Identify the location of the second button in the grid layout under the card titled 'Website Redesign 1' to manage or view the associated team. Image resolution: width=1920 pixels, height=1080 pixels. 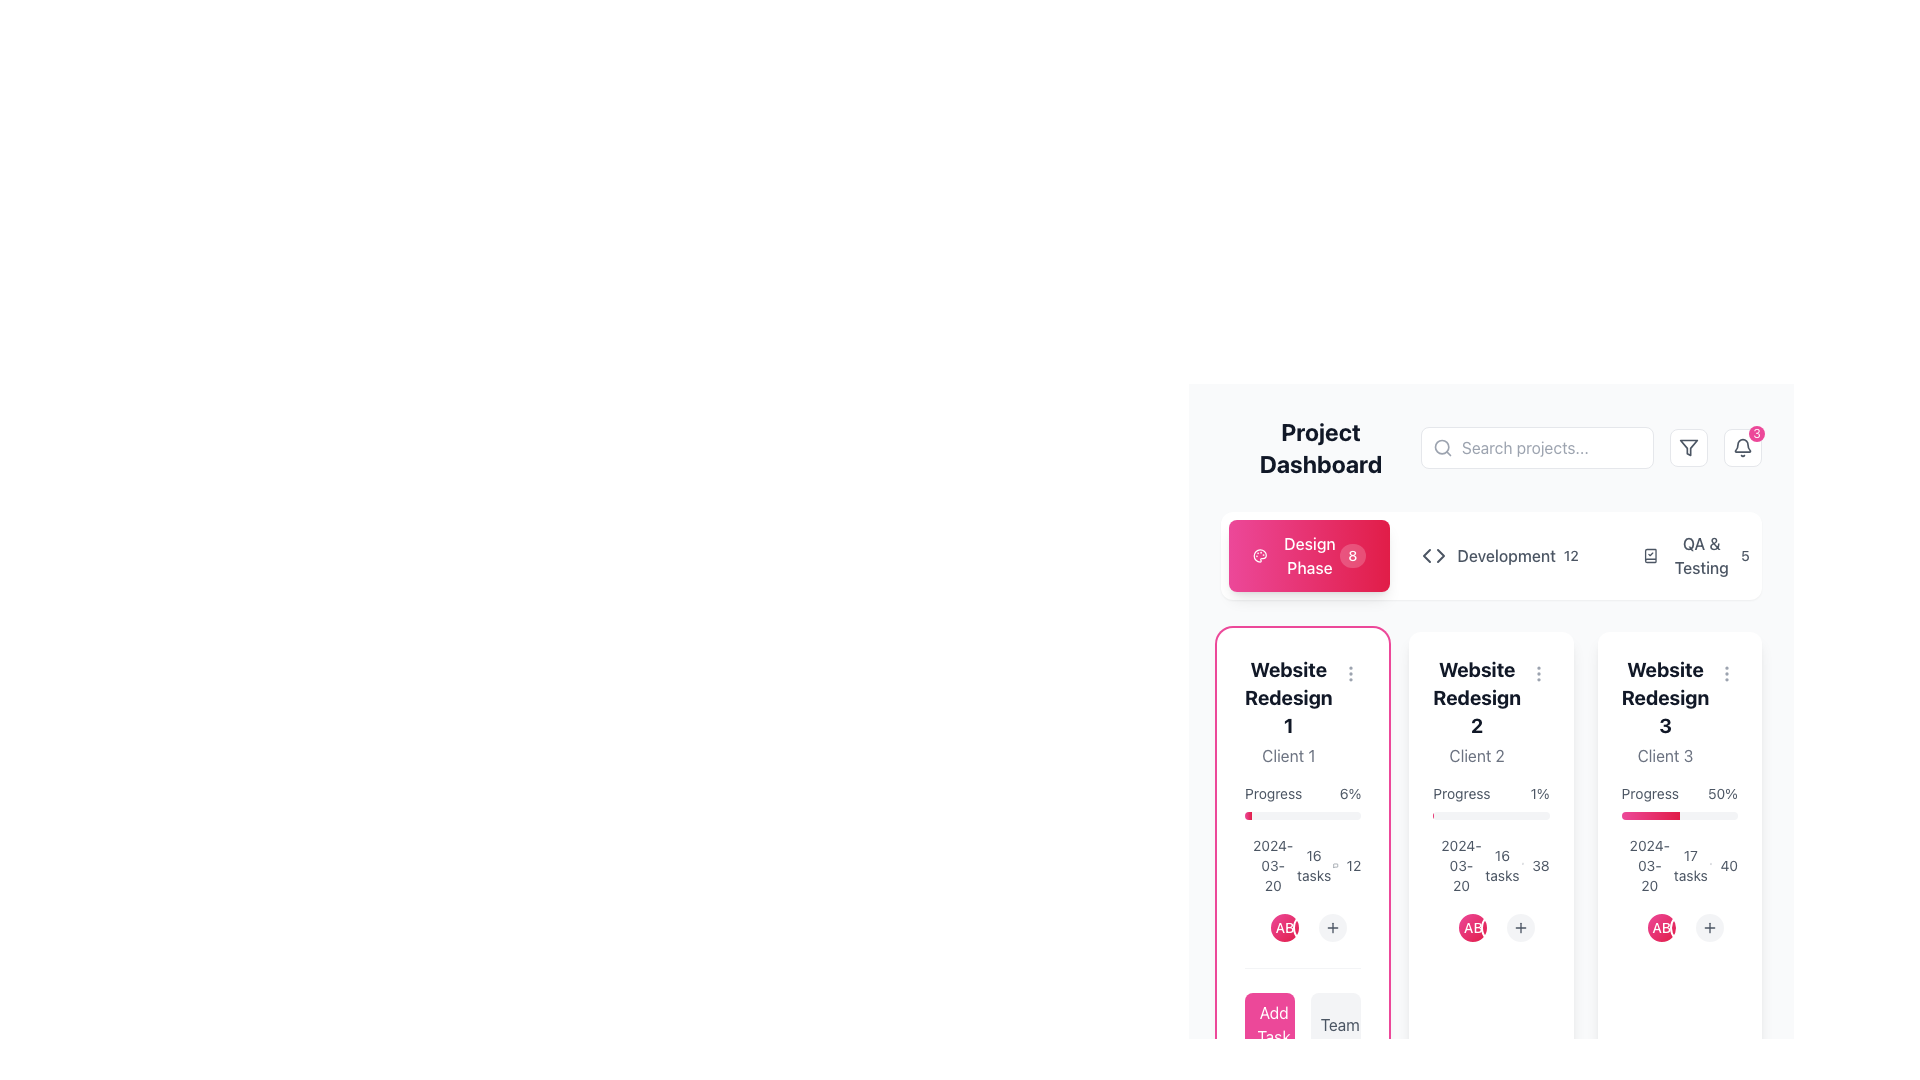
(1335, 1025).